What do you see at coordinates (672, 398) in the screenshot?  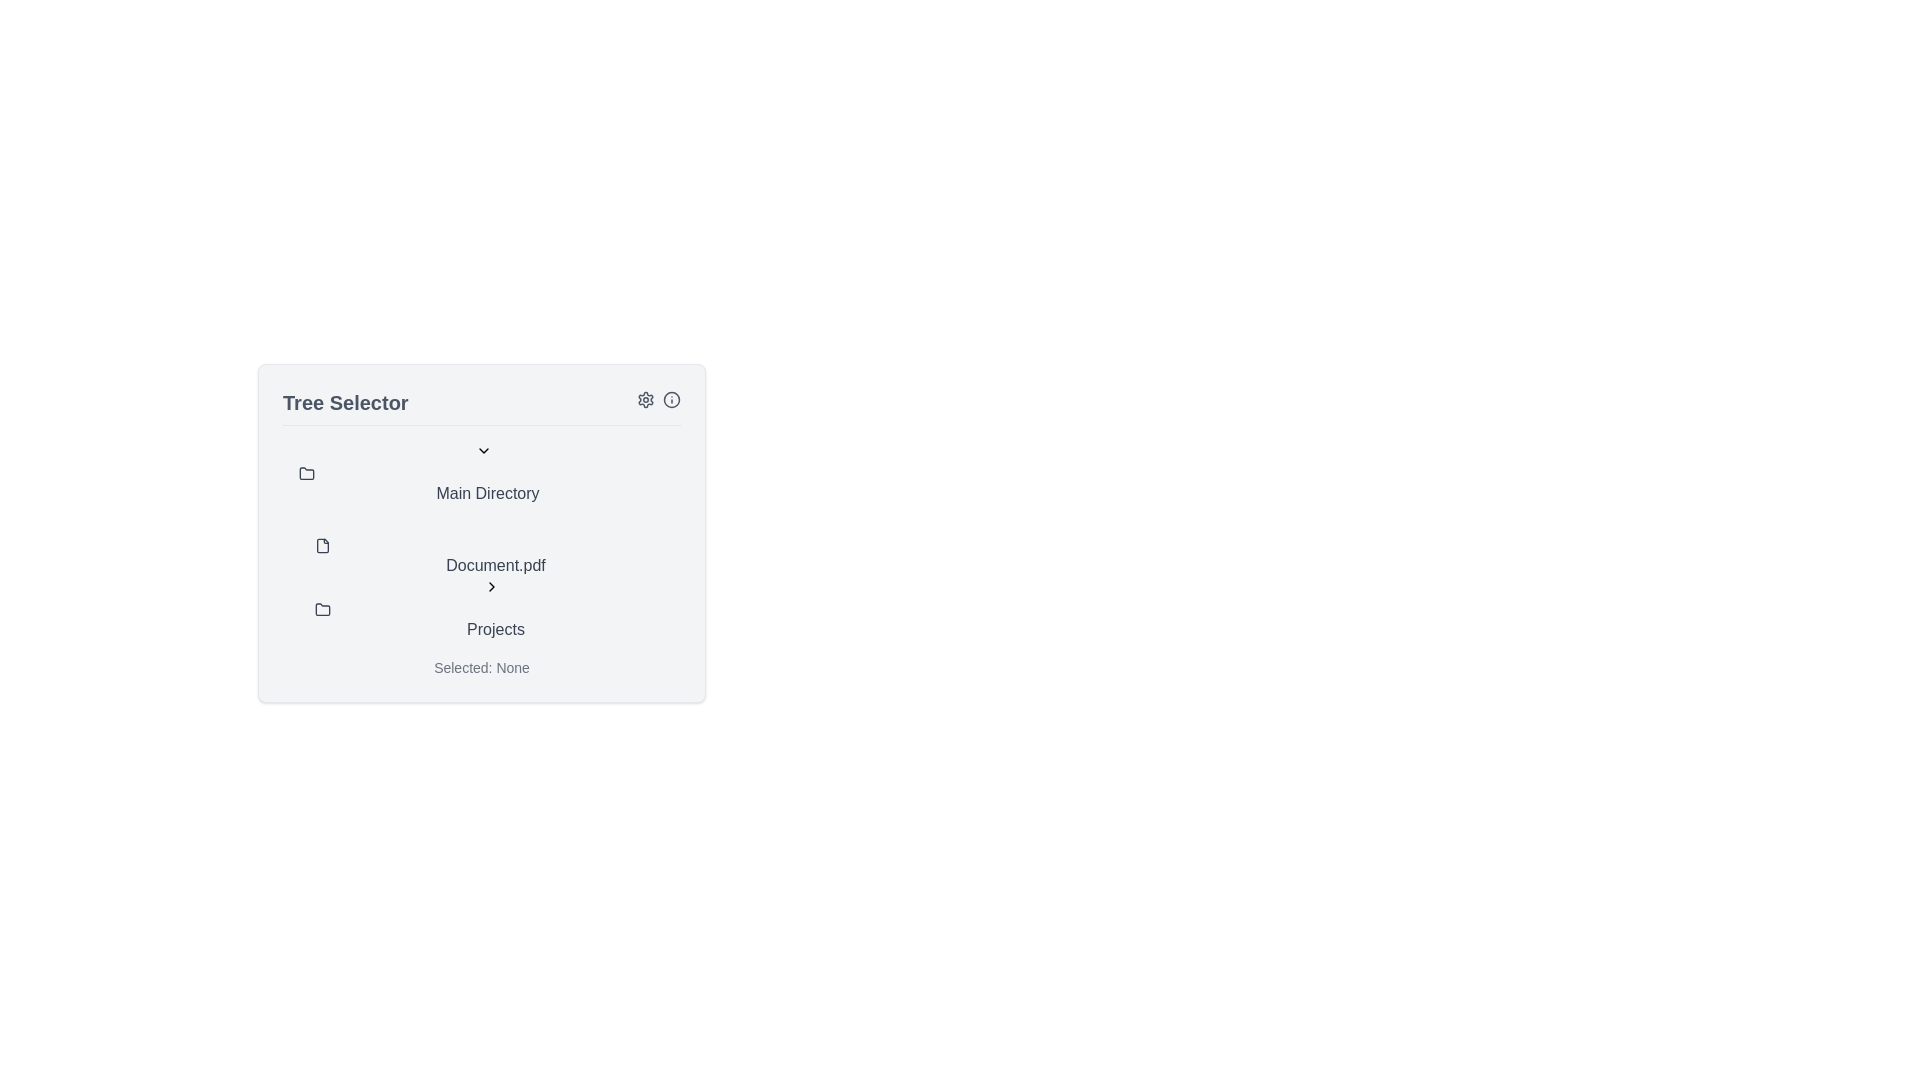 I see `the circular icon in the top-right corner, which features a smaller circle and a vertical line inside its perimeter` at bounding box center [672, 398].